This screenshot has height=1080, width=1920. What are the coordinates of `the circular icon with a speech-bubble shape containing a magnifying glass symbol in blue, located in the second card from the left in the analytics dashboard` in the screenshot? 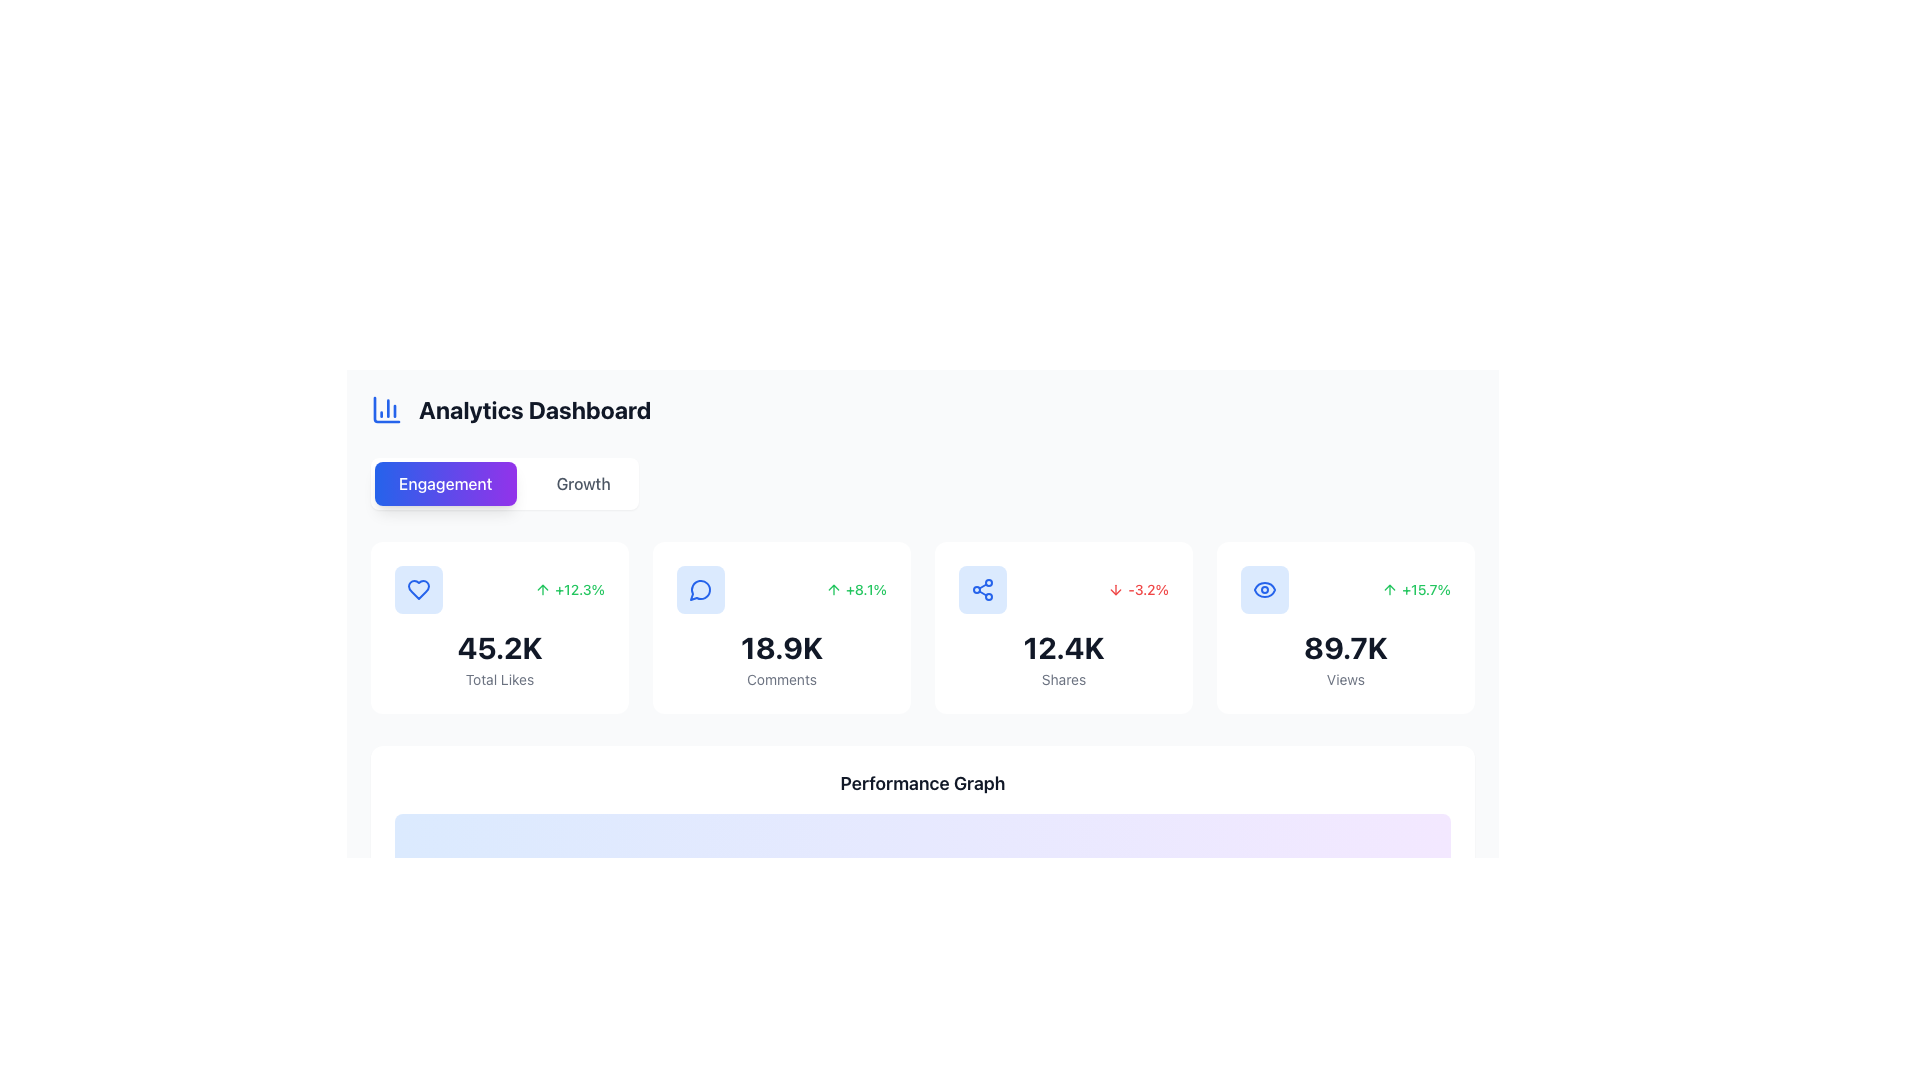 It's located at (700, 589).